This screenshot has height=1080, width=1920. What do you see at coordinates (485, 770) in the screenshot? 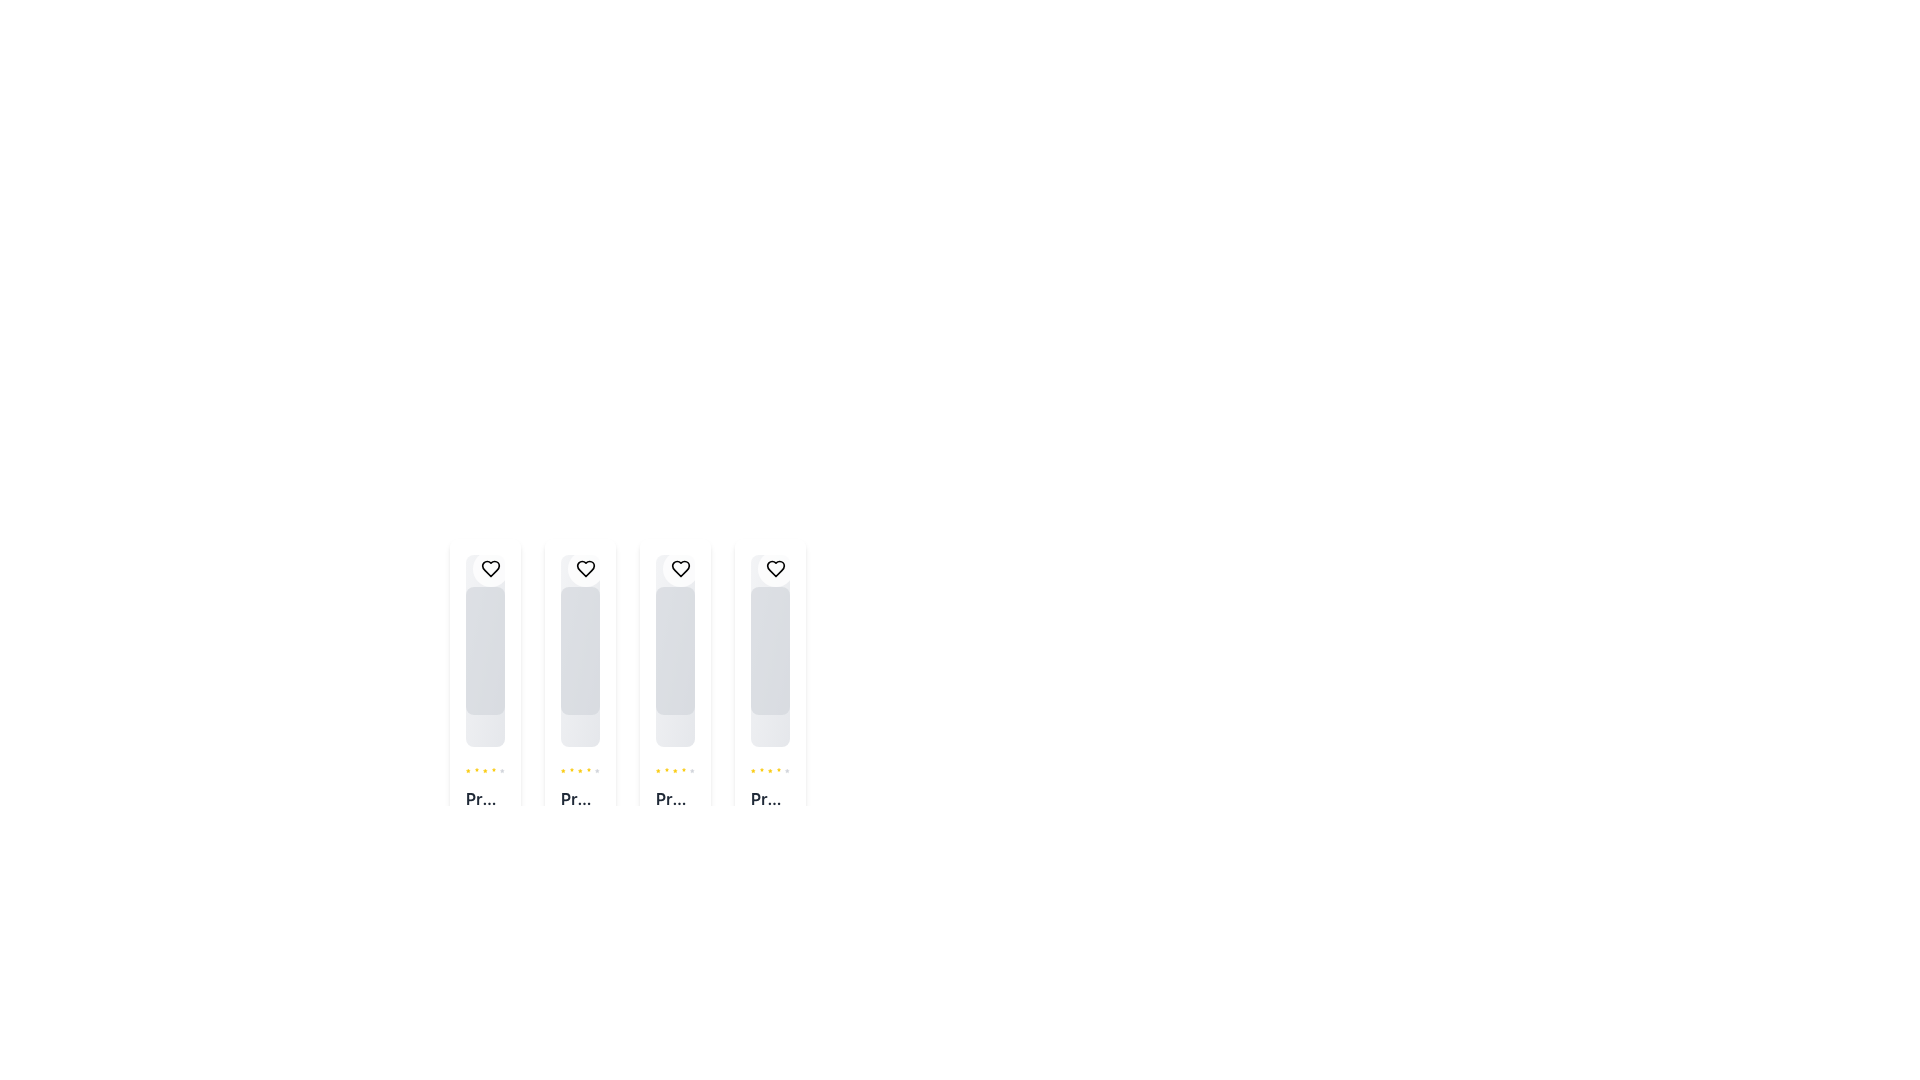
I see `the fourth star icon in a row of five stars, indicating a selected rating level on the card-like component` at bounding box center [485, 770].